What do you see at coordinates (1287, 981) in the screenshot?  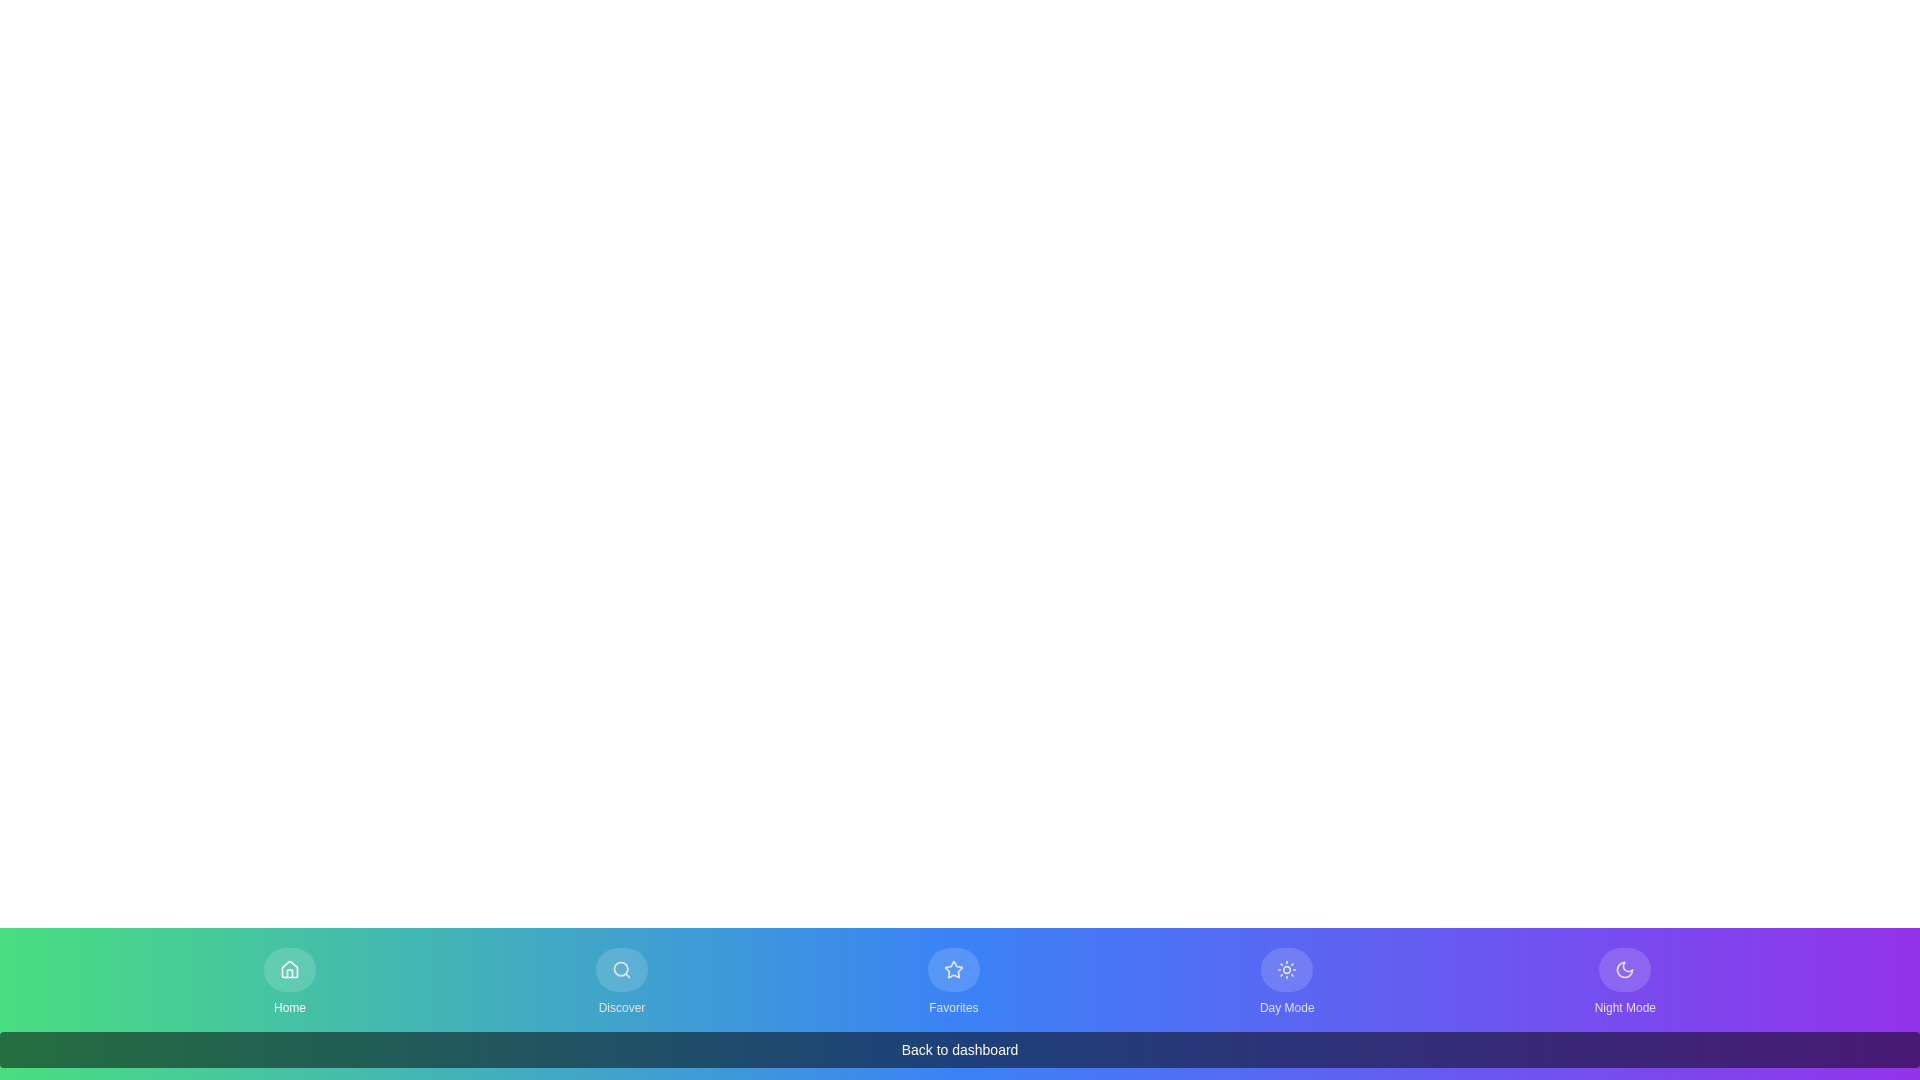 I see `the button labeled Day Mode to observe its hover state change` at bounding box center [1287, 981].